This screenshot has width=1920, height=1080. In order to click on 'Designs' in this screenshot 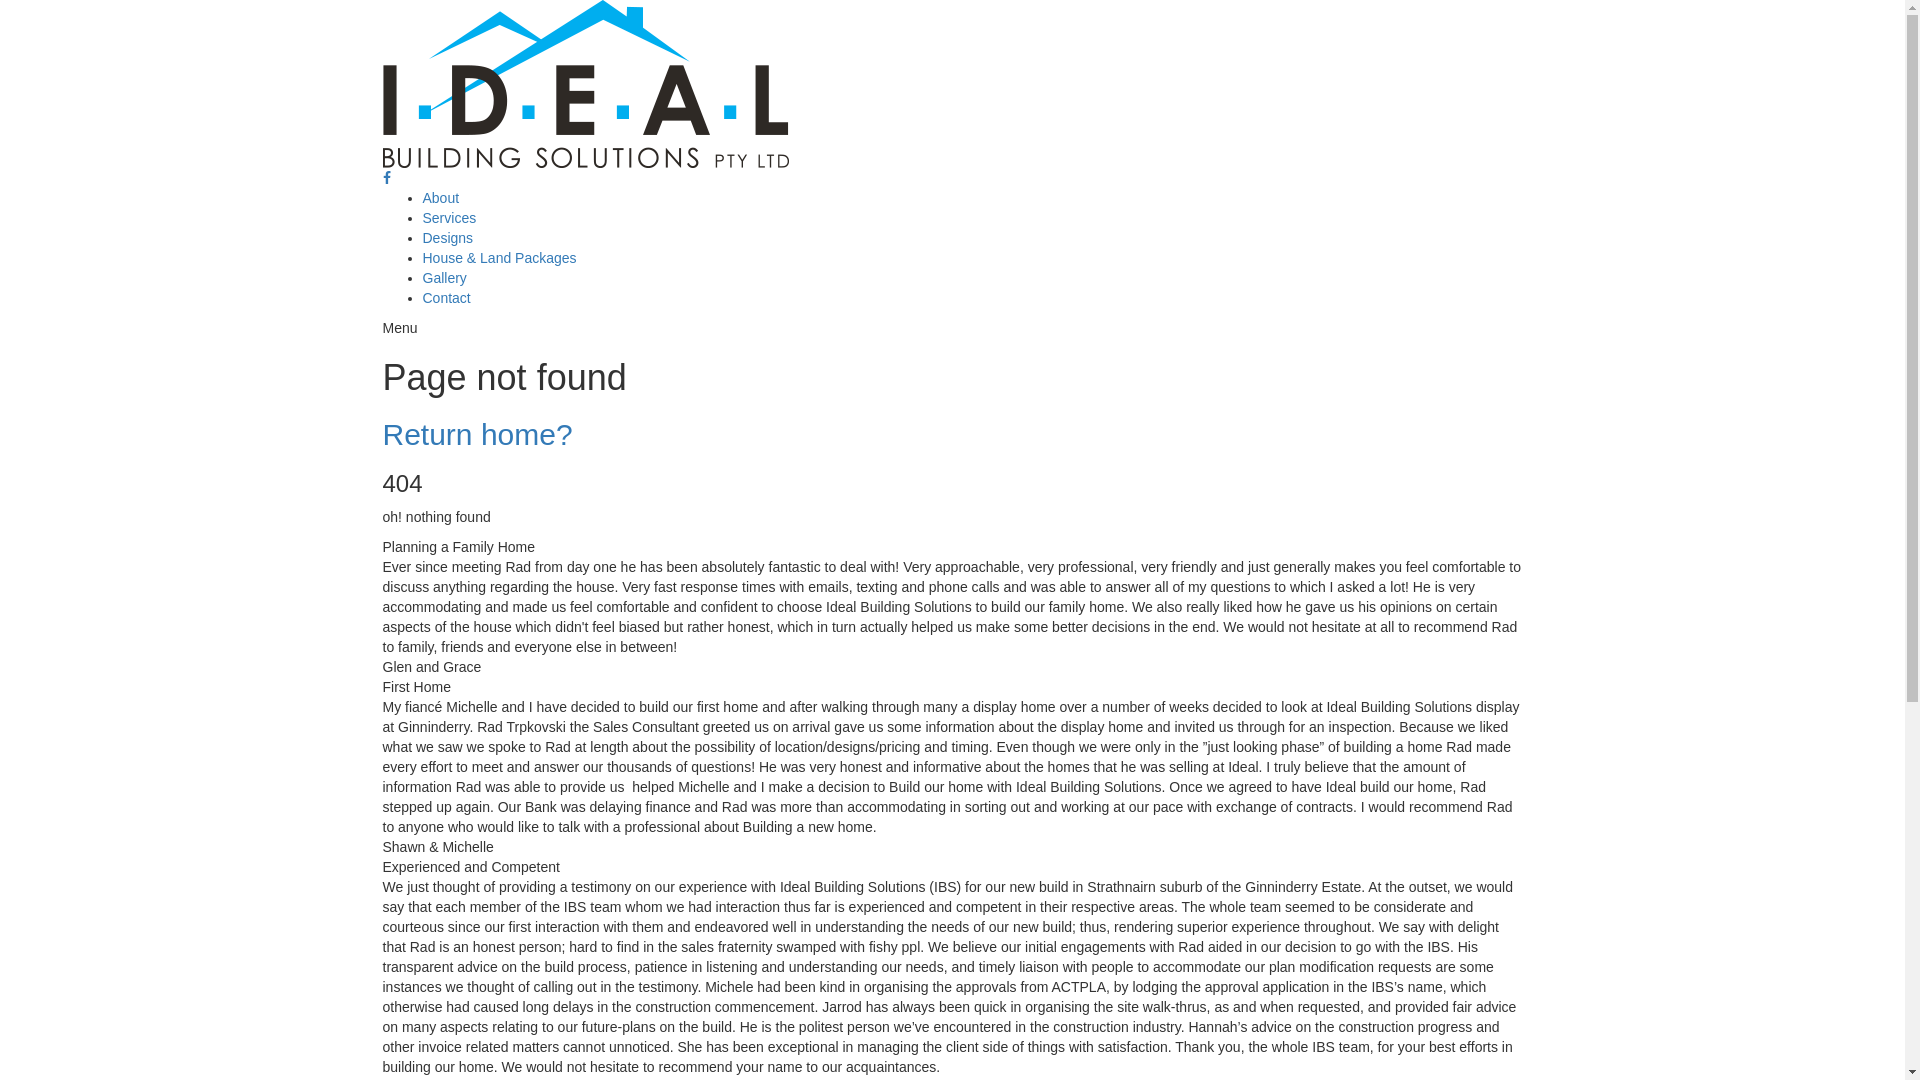, I will do `click(446, 237)`.